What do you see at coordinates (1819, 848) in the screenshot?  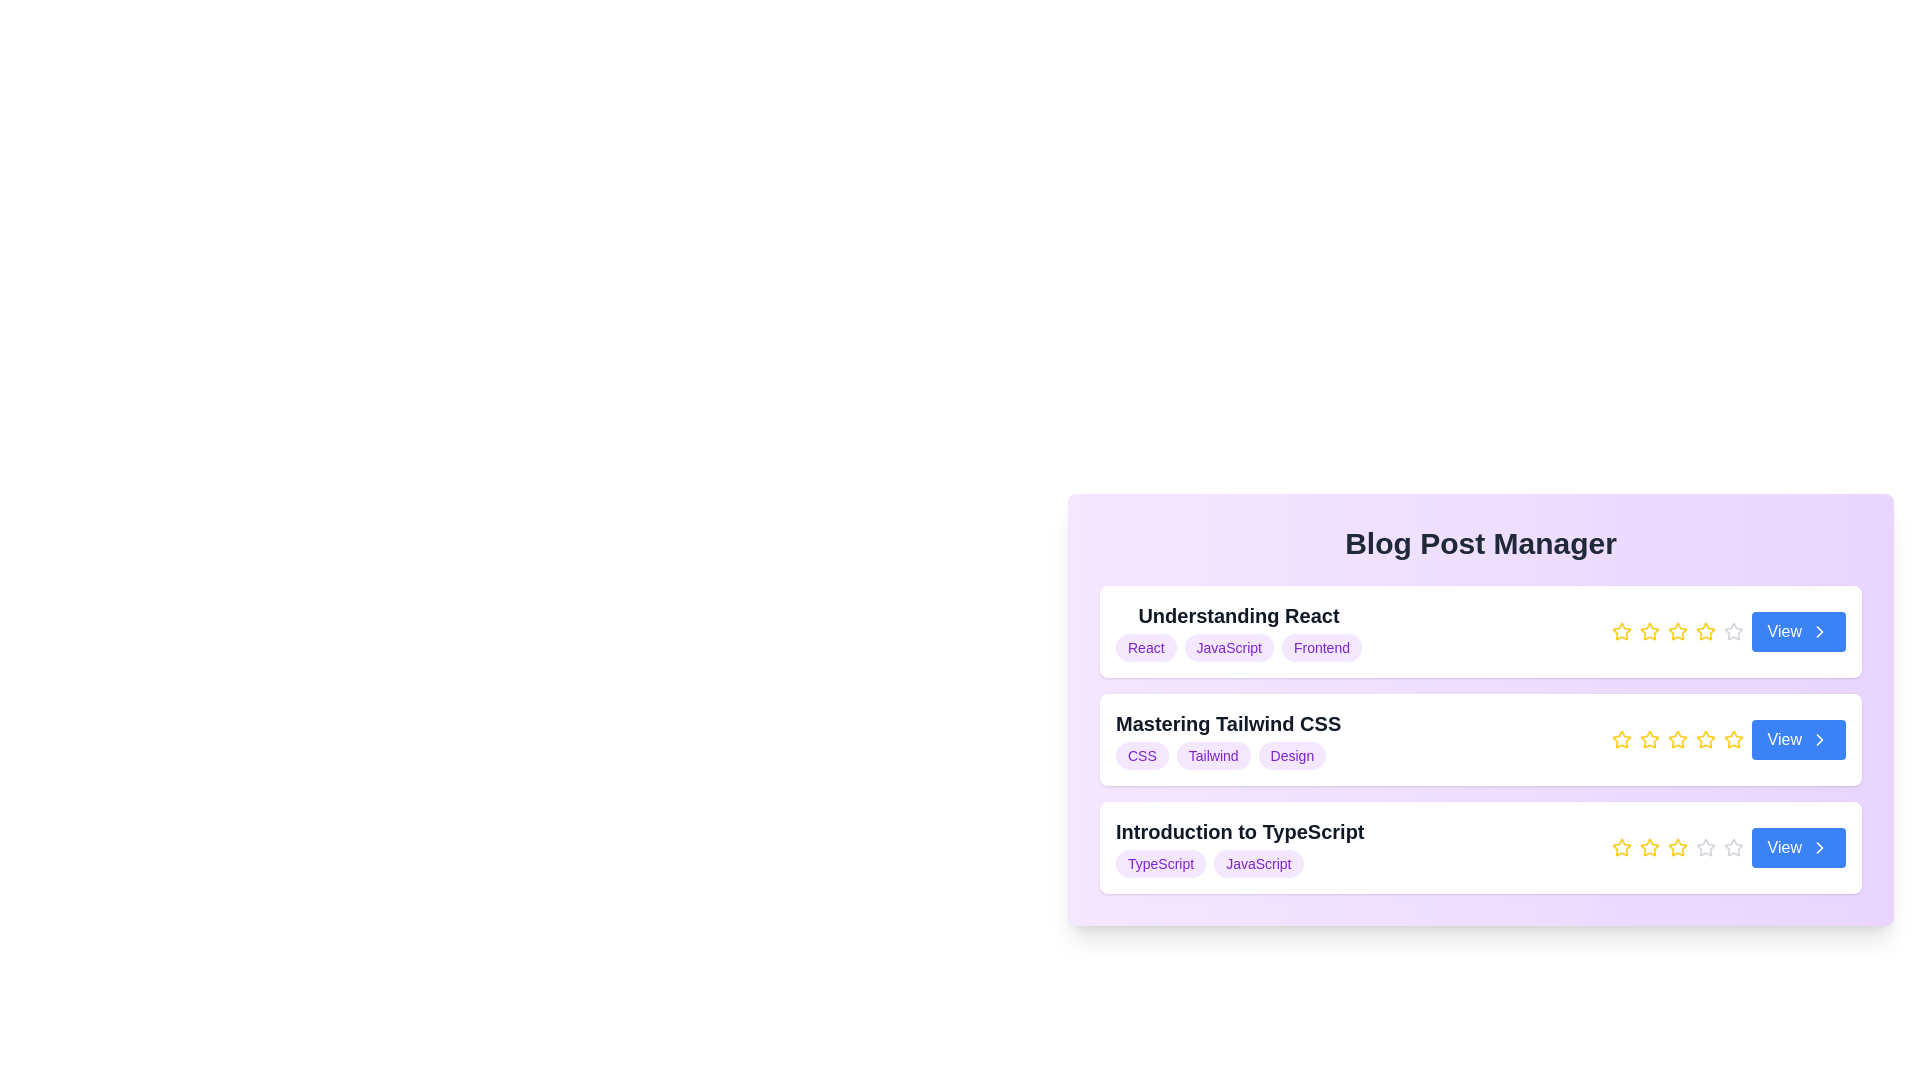 I see `the right-facing chevron icon inside the blue 'View' button associated with the third item in the 'Blog Post Manager' list` at bounding box center [1819, 848].